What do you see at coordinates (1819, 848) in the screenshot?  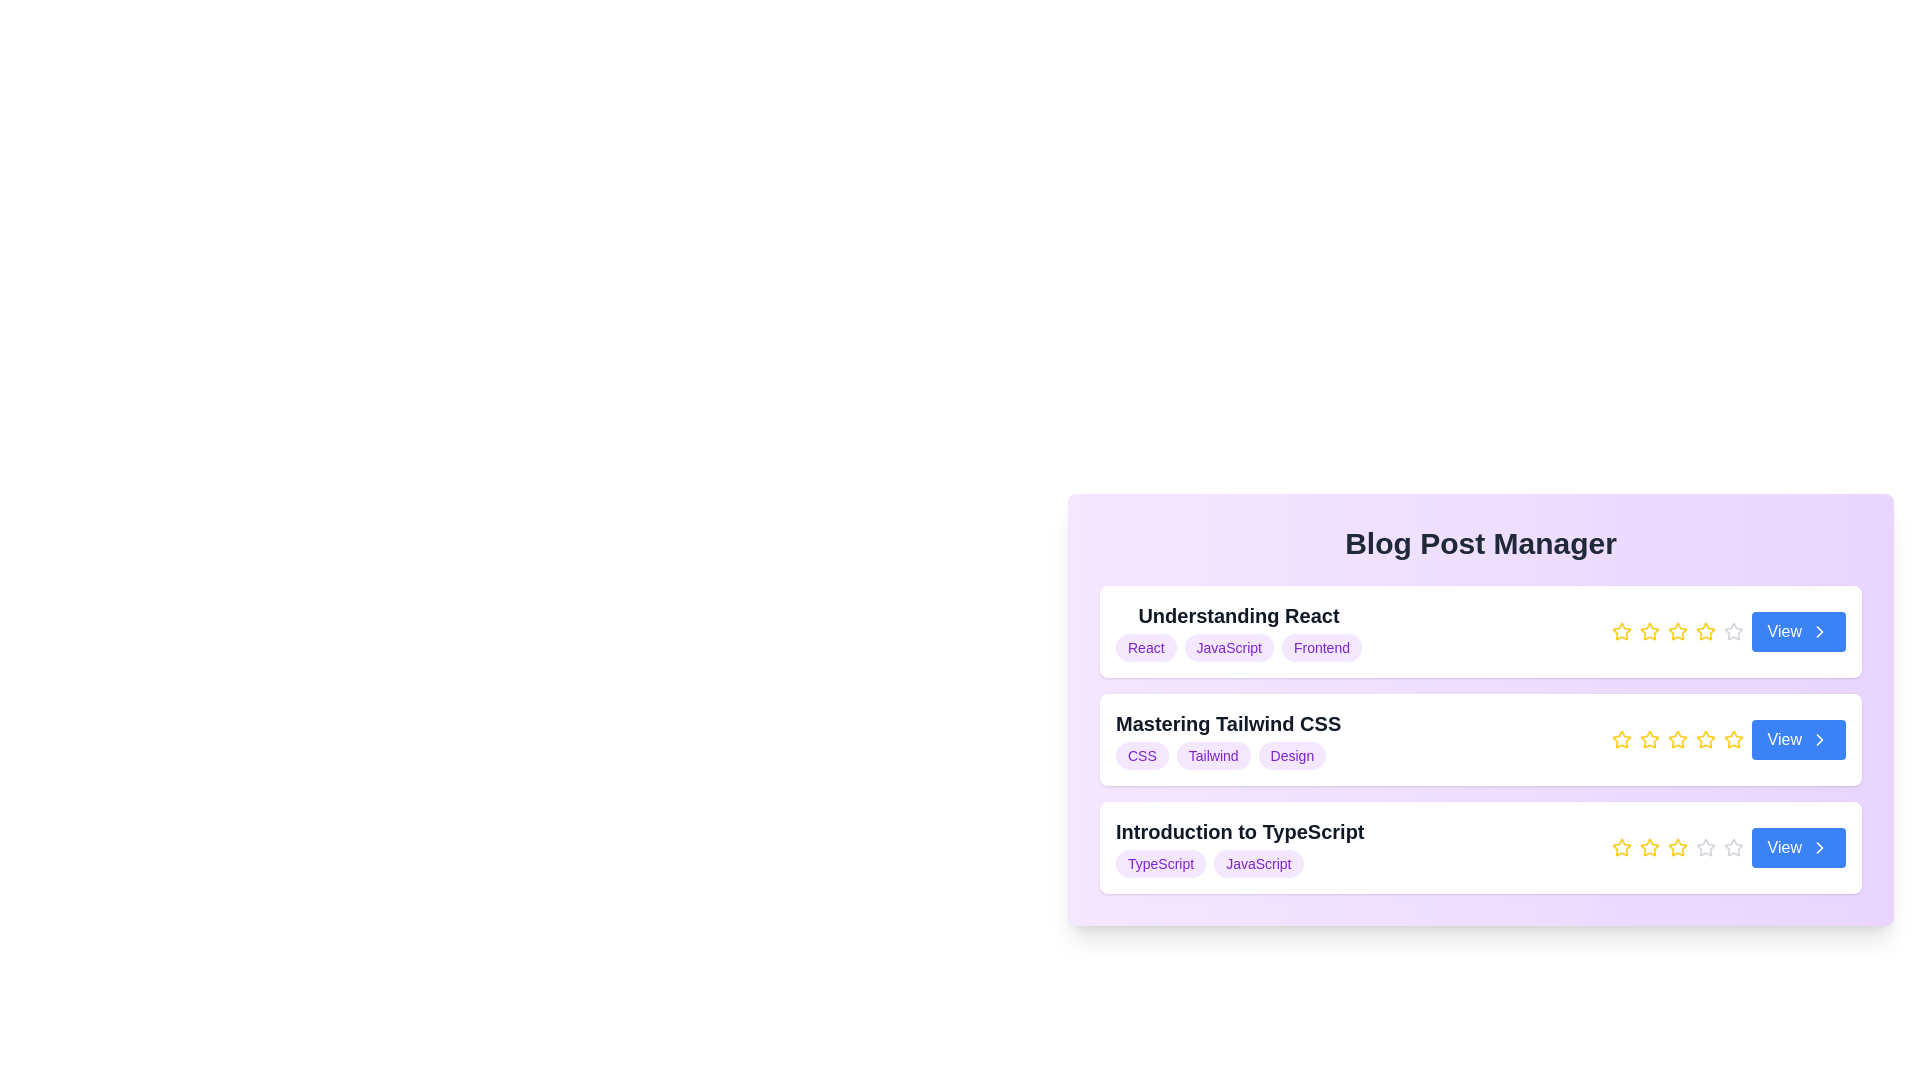 I see `the right-facing chevron icon inside the blue 'View' button associated with the third item in the 'Blog Post Manager' list` at bounding box center [1819, 848].